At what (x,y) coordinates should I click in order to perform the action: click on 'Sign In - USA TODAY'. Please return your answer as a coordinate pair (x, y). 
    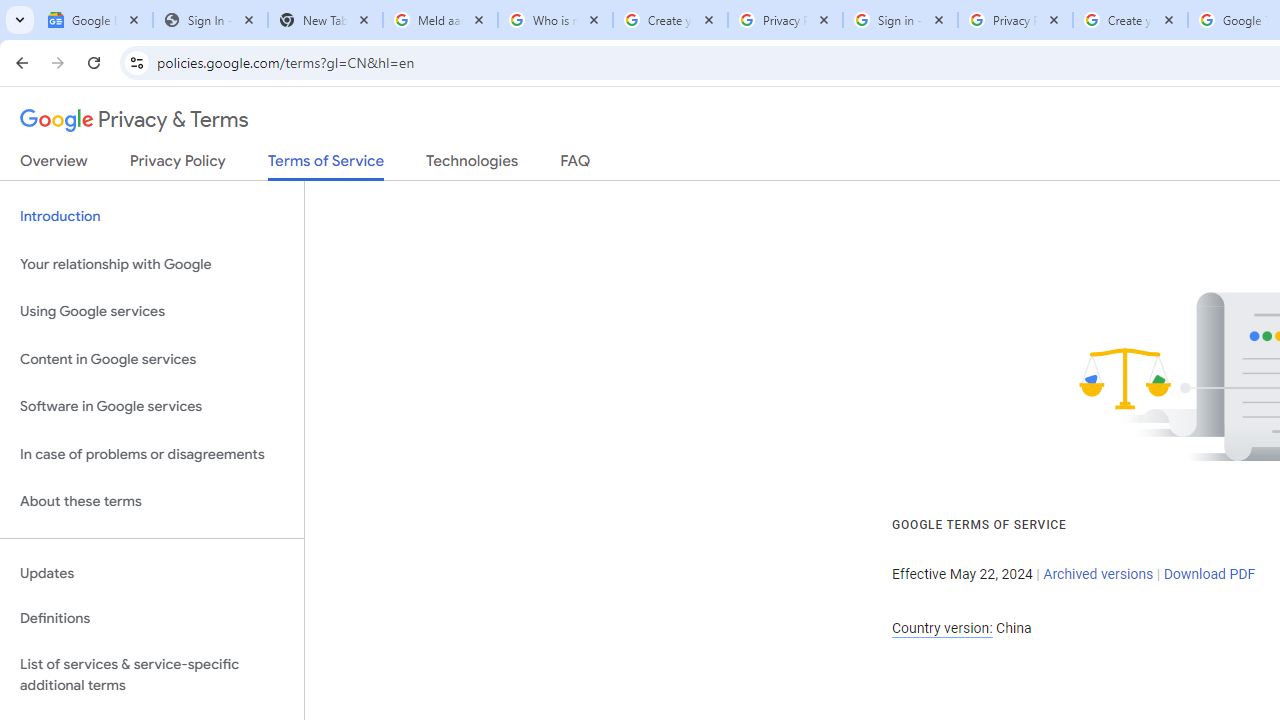
    Looking at the image, I should click on (209, 20).